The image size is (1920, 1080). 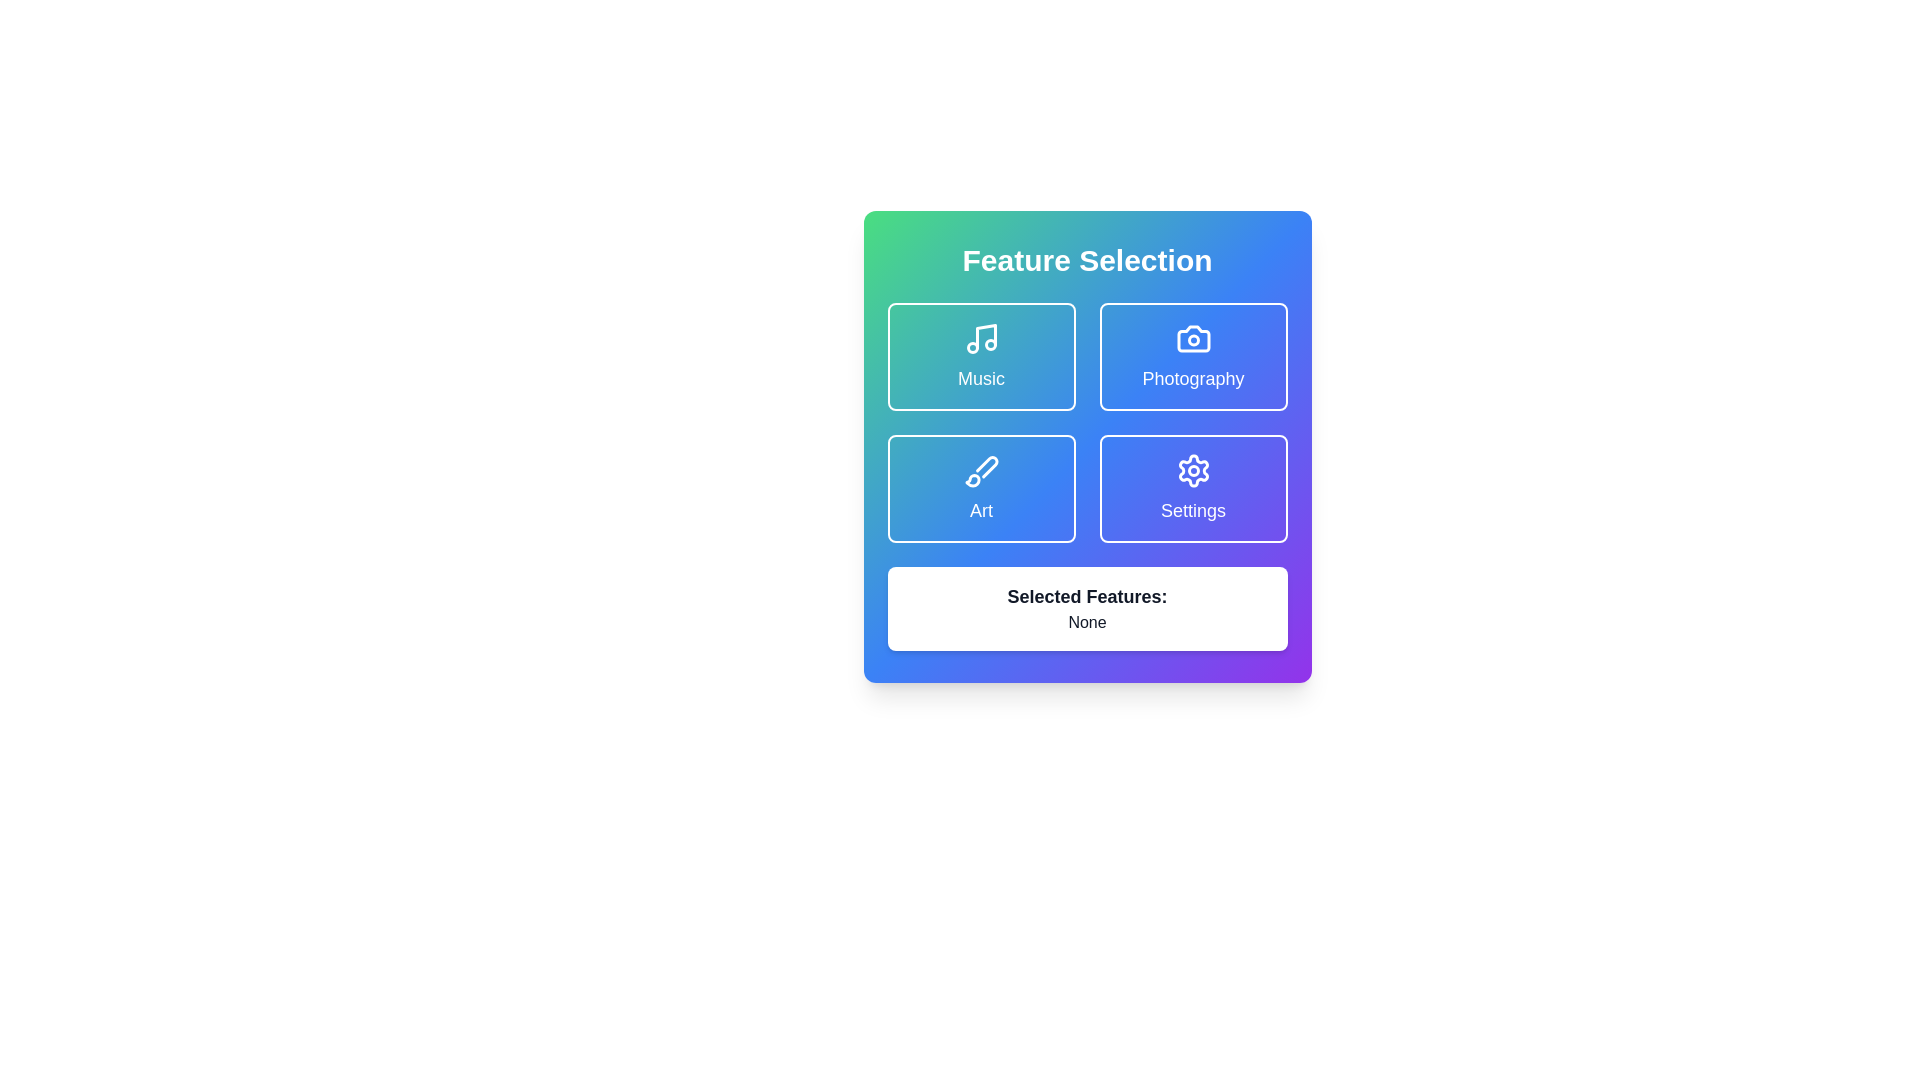 What do you see at coordinates (1193, 470) in the screenshot?
I see `the gear icon, which is centered inside the rounded square settings button located at the bottom-right of the feature selection buttons` at bounding box center [1193, 470].